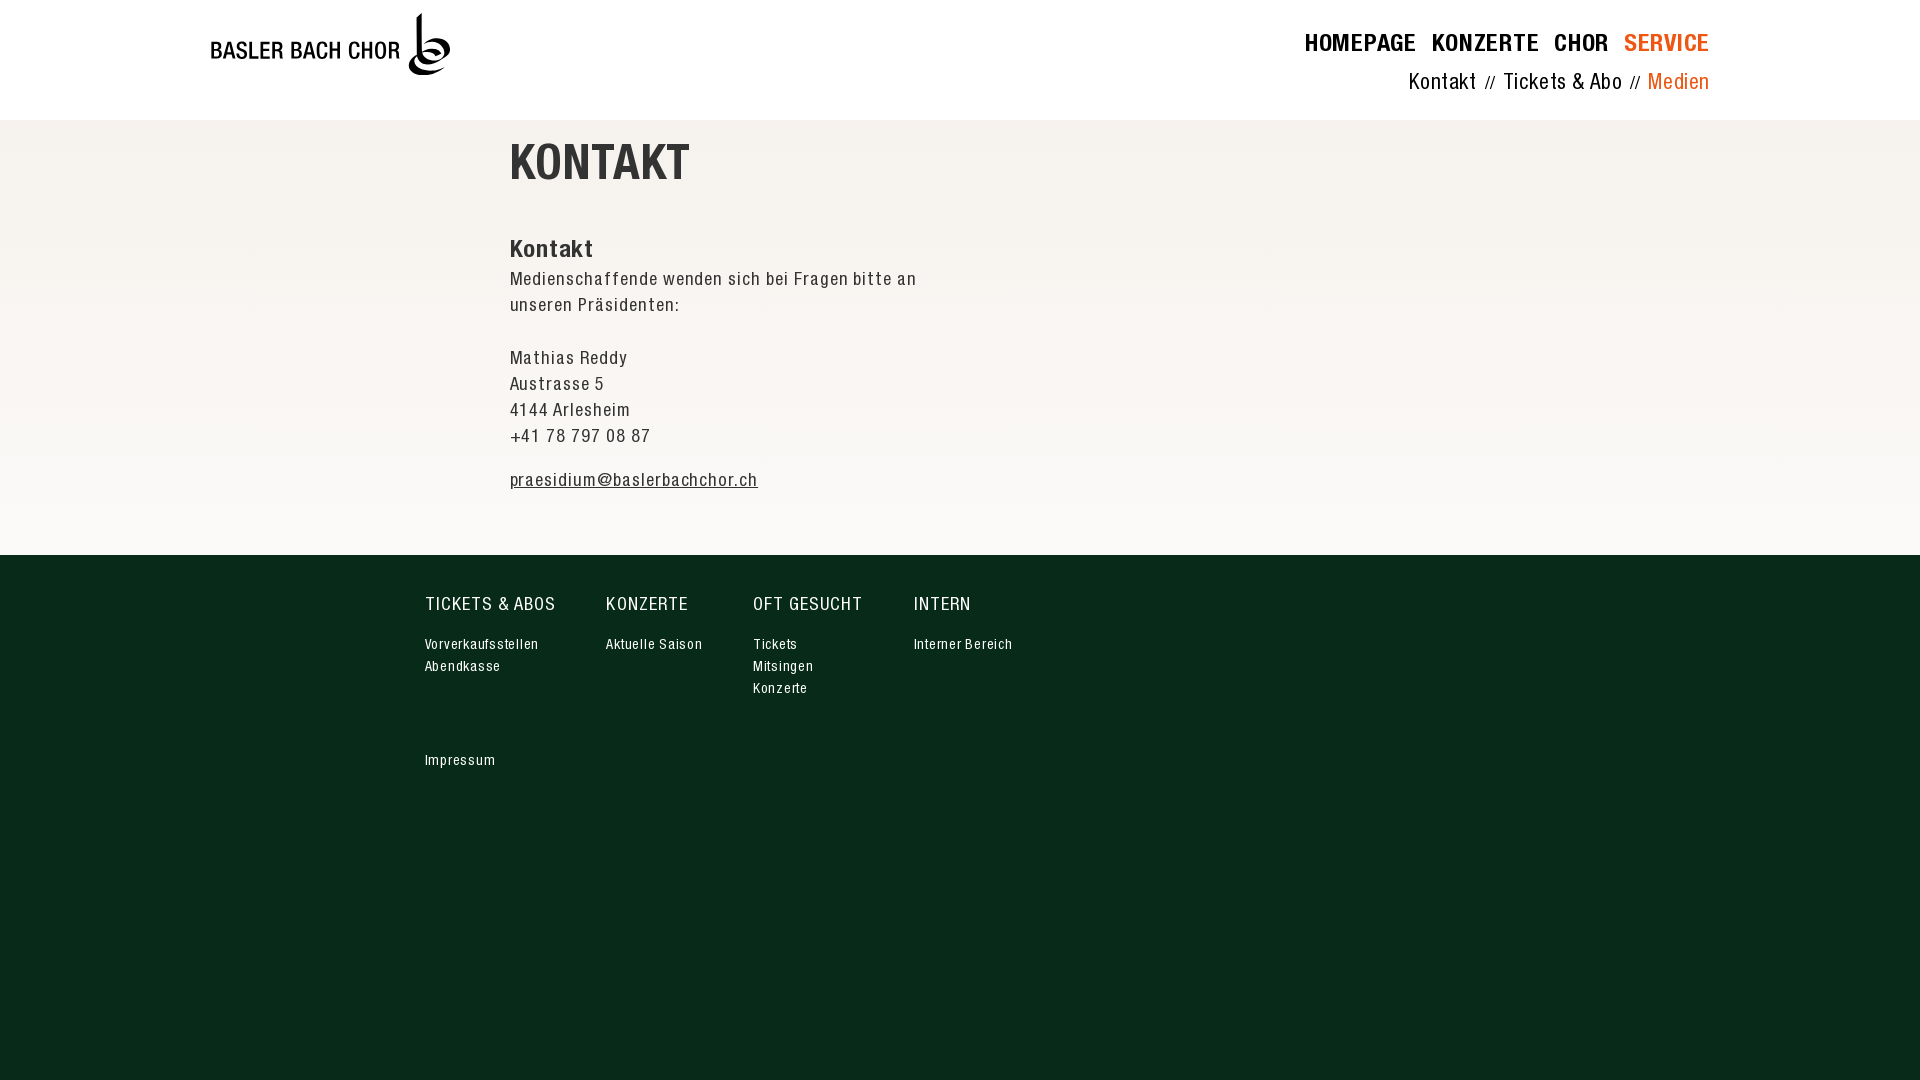  Describe the element at coordinates (633, 482) in the screenshot. I see `'praesidium@baslerbachchor.ch'` at that location.